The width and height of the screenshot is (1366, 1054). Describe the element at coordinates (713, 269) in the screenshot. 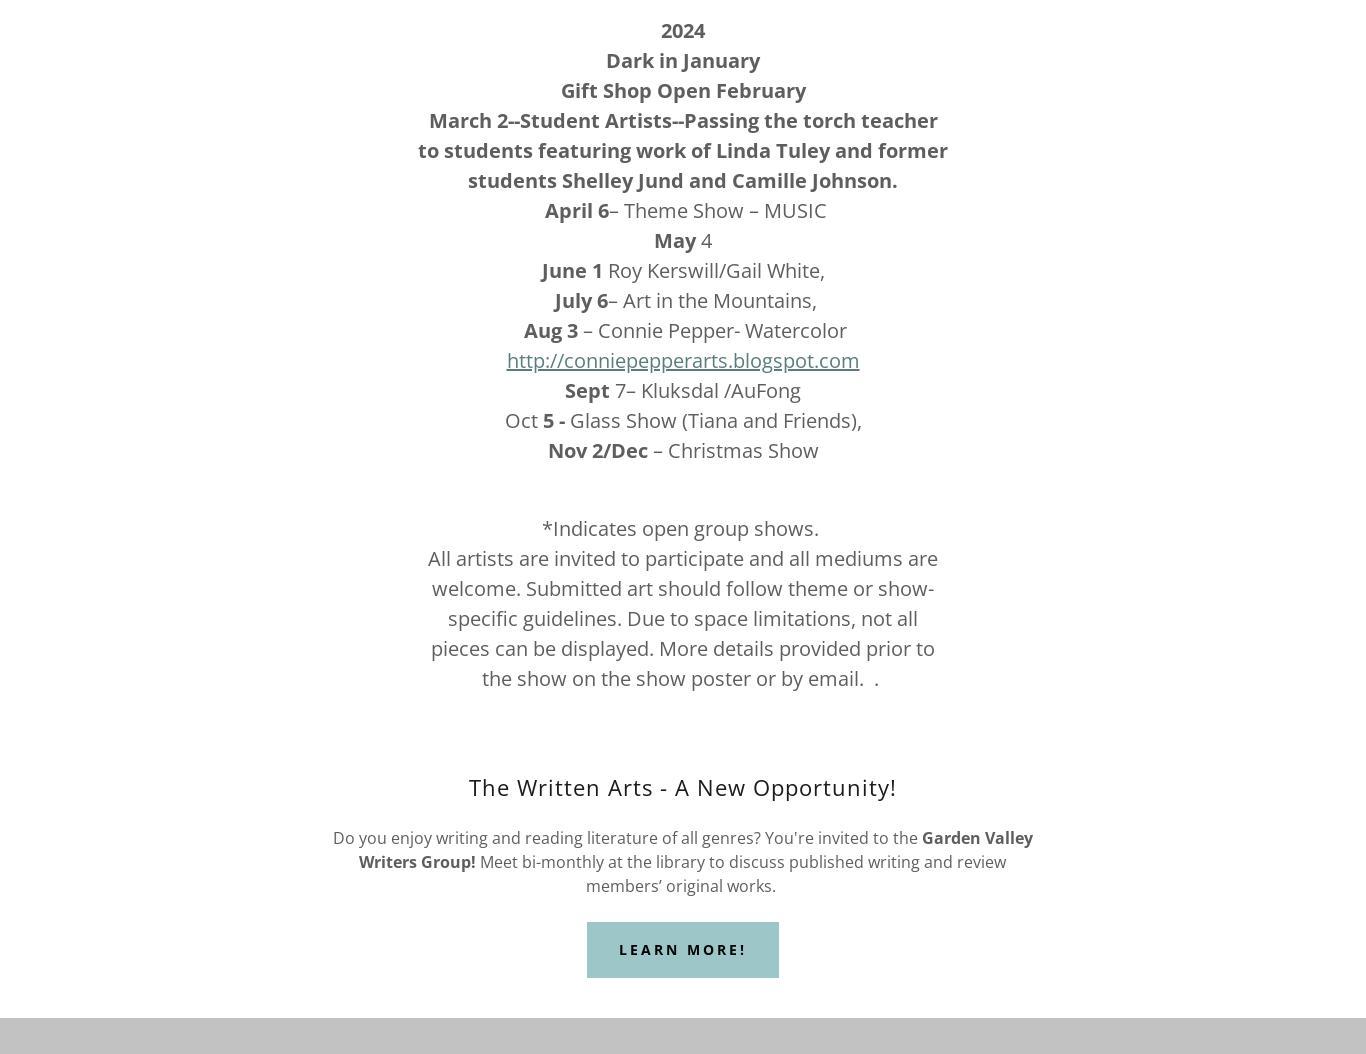

I see `'Roy Kerswill/Gail White,'` at that location.